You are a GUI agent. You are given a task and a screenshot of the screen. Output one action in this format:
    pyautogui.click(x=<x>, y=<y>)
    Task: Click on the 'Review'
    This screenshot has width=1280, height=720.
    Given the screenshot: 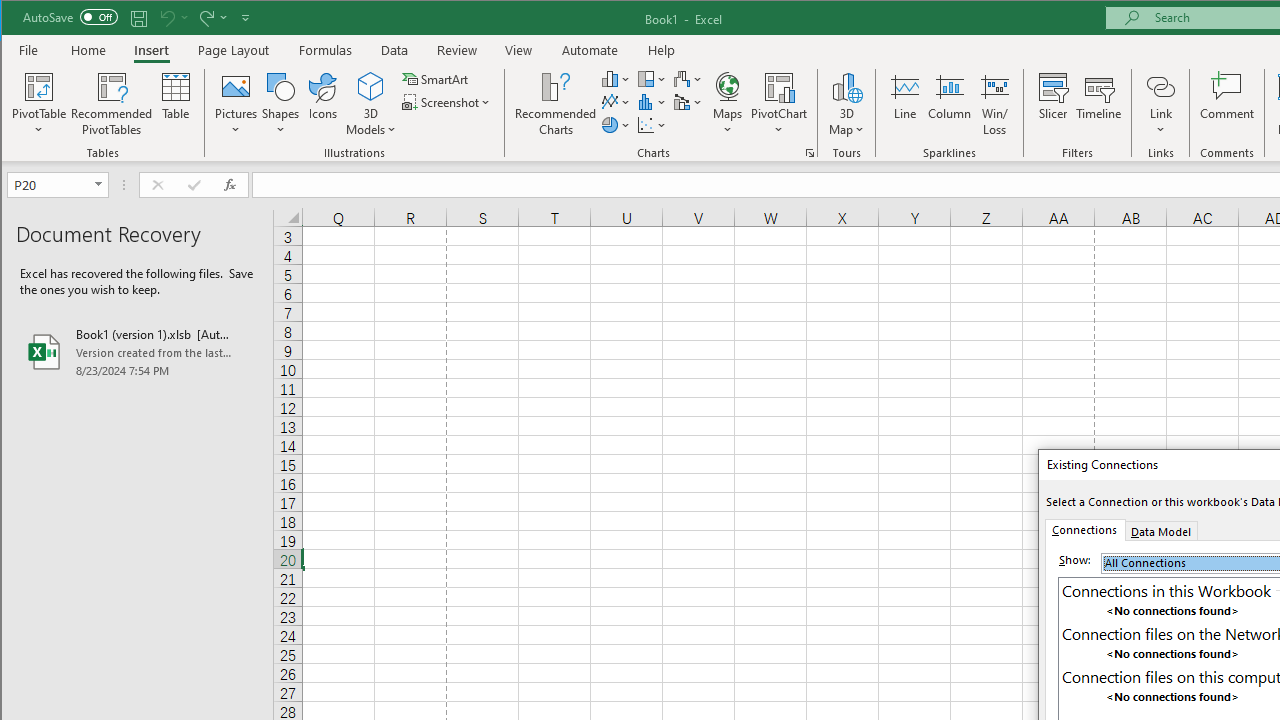 What is the action you would take?
    pyautogui.click(x=455, y=49)
    